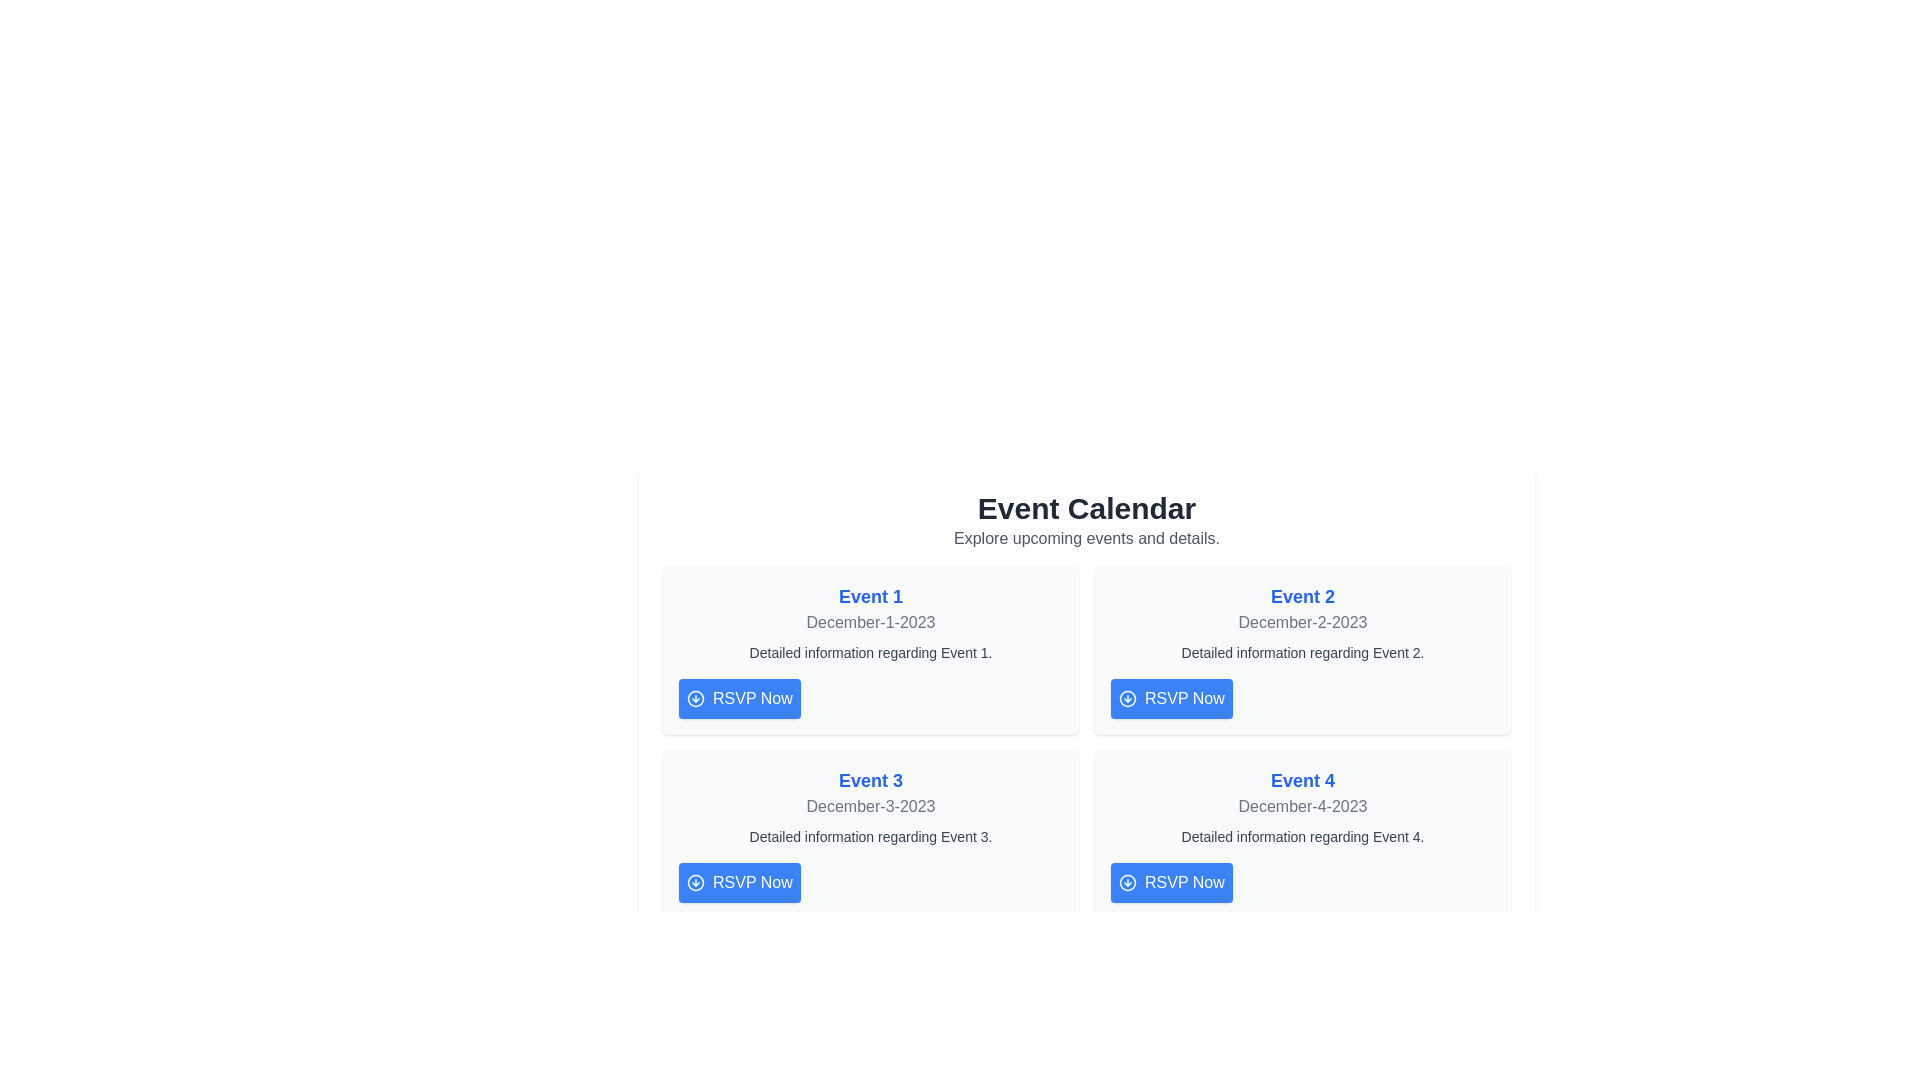  What do you see at coordinates (870, 652) in the screenshot?
I see `text label element styled with a small gray font that provides detailed information regarding 'Event 1', positioned below the event title and date` at bounding box center [870, 652].